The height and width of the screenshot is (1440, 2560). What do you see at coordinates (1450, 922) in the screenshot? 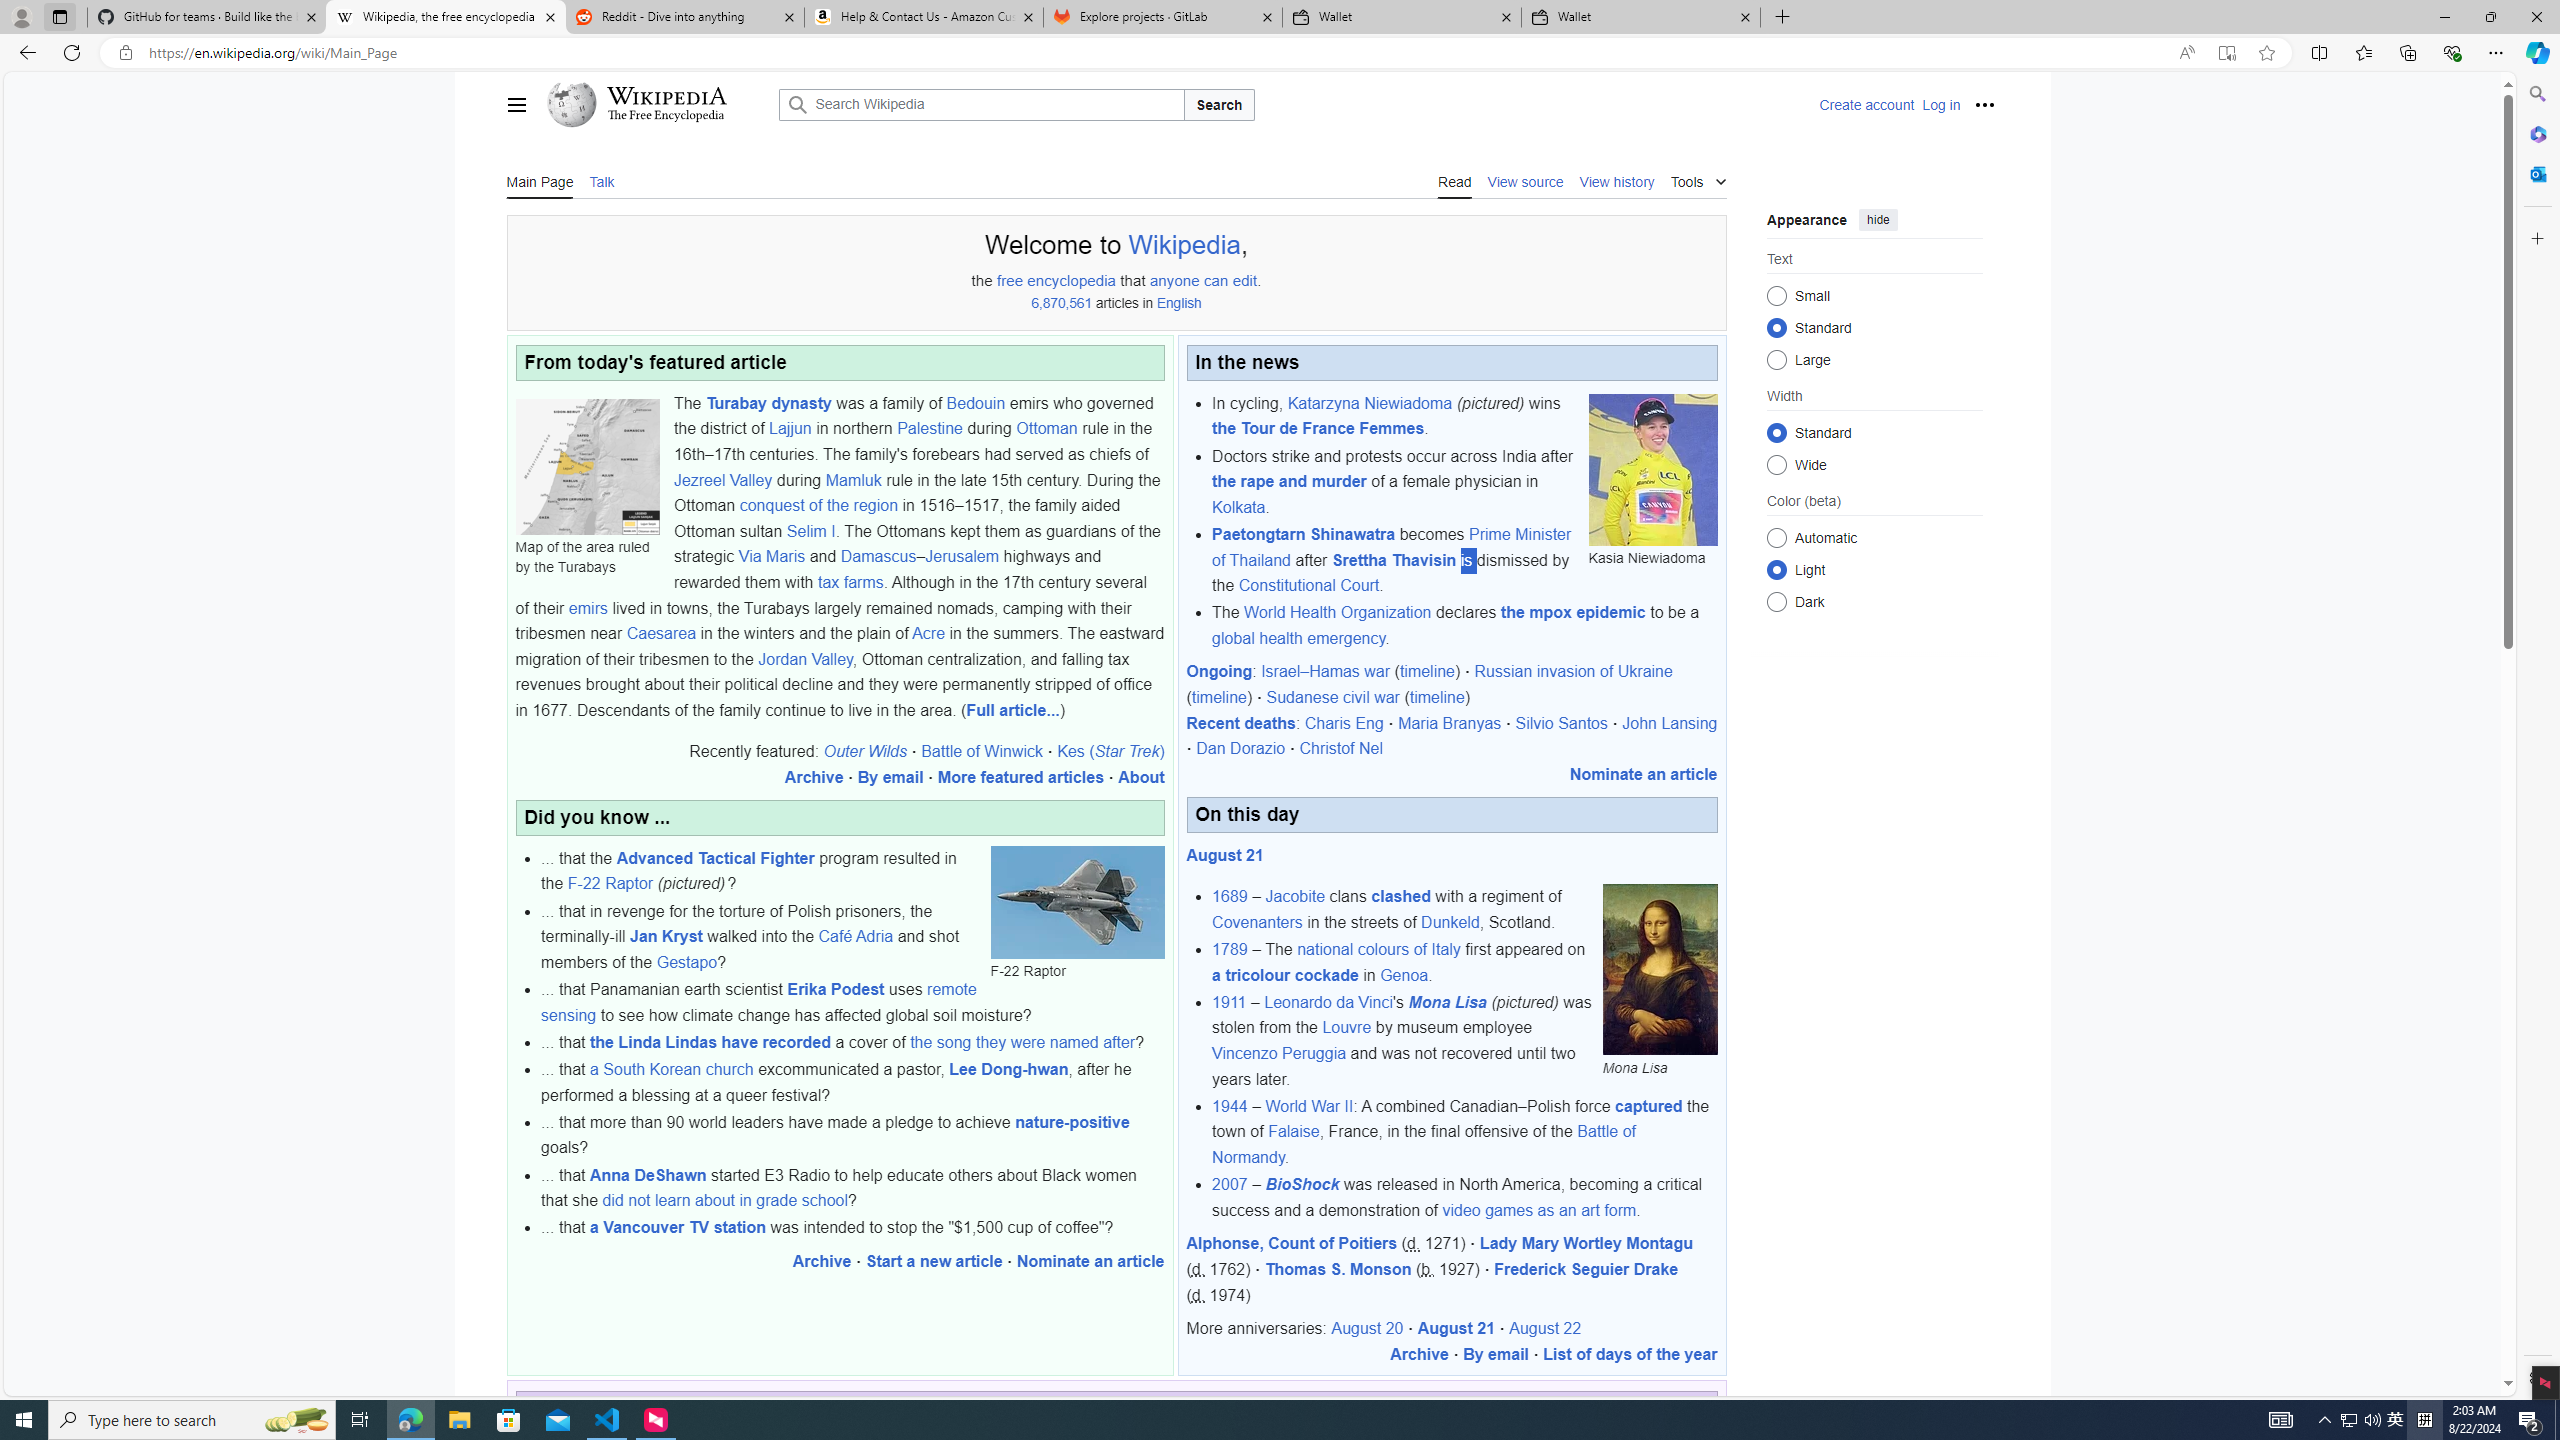
I see `'Dunkeld'` at bounding box center [1450, 922].